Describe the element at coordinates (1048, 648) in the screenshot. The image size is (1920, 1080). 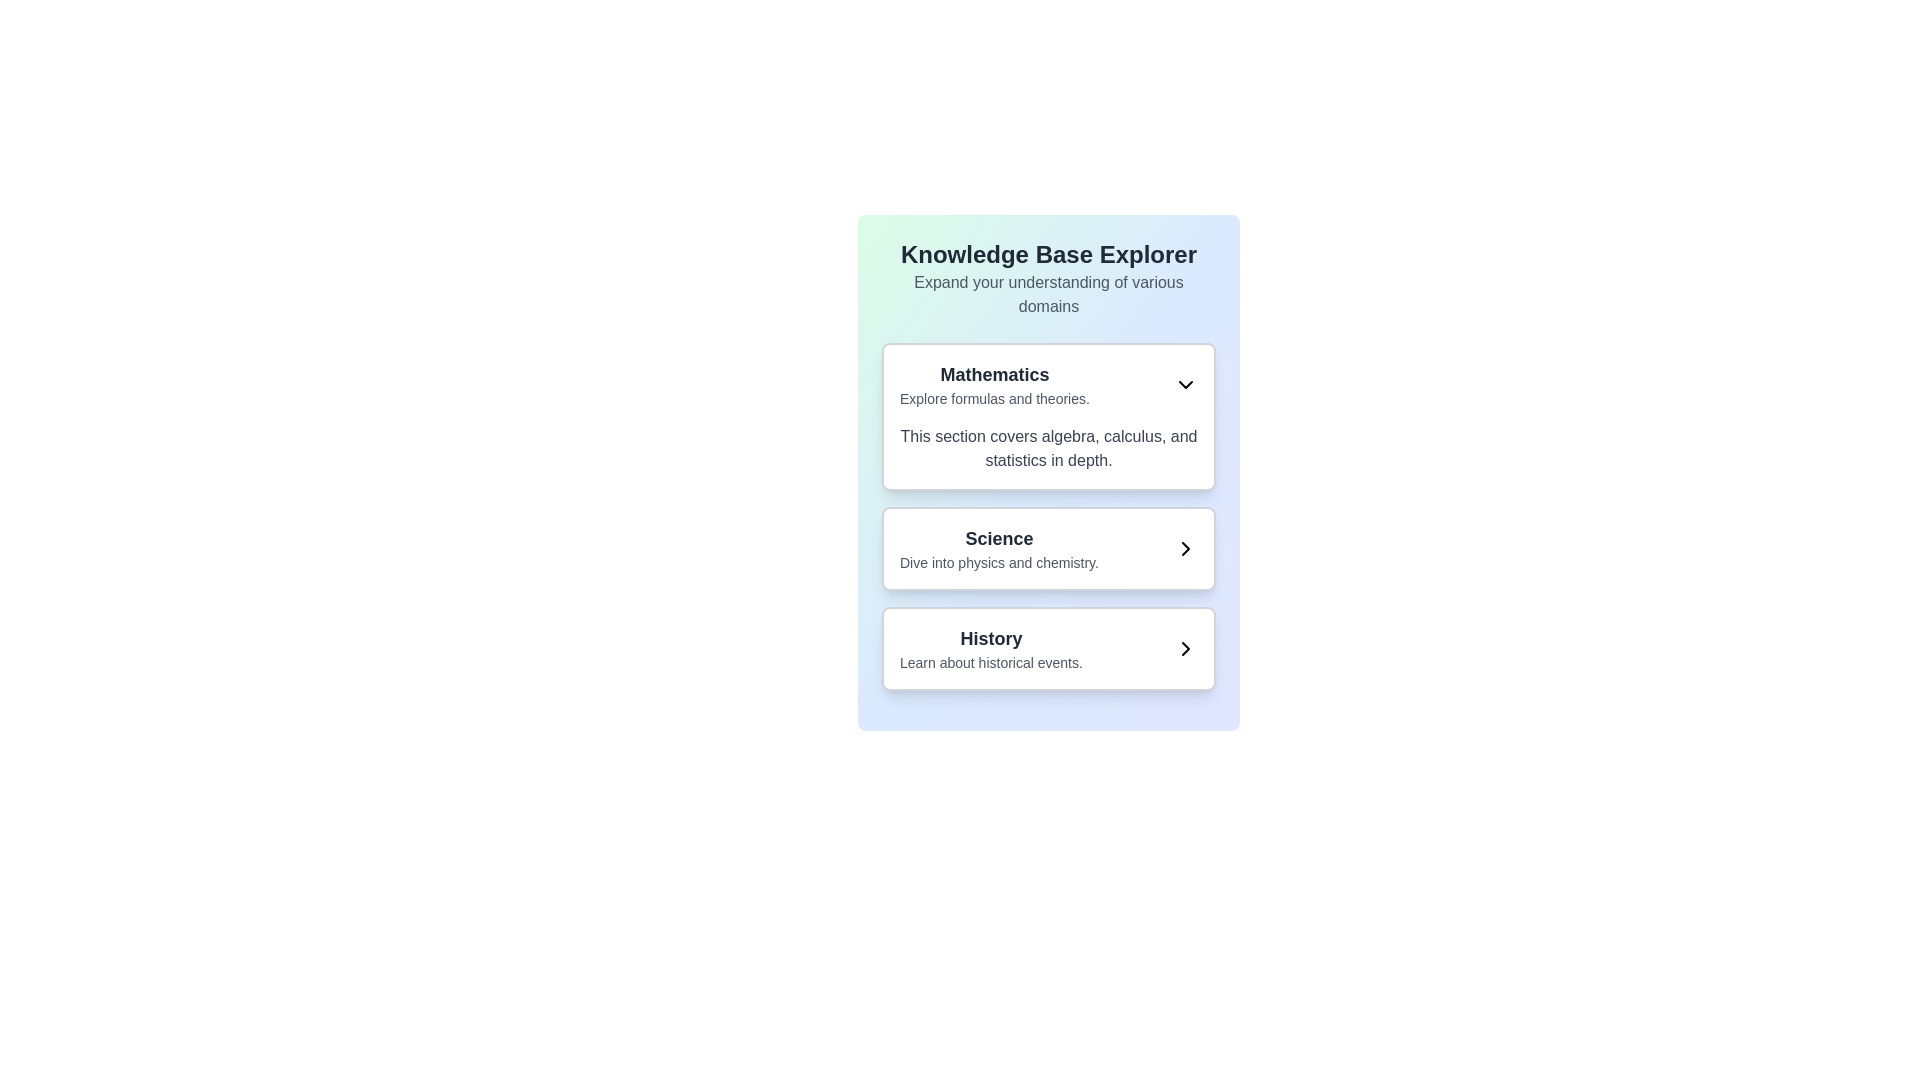
I see `the 'History' category list item in the 'Knowledge Base Explorer' section, which includes a nested heading and description, positioned as the third option in the list` at that location.